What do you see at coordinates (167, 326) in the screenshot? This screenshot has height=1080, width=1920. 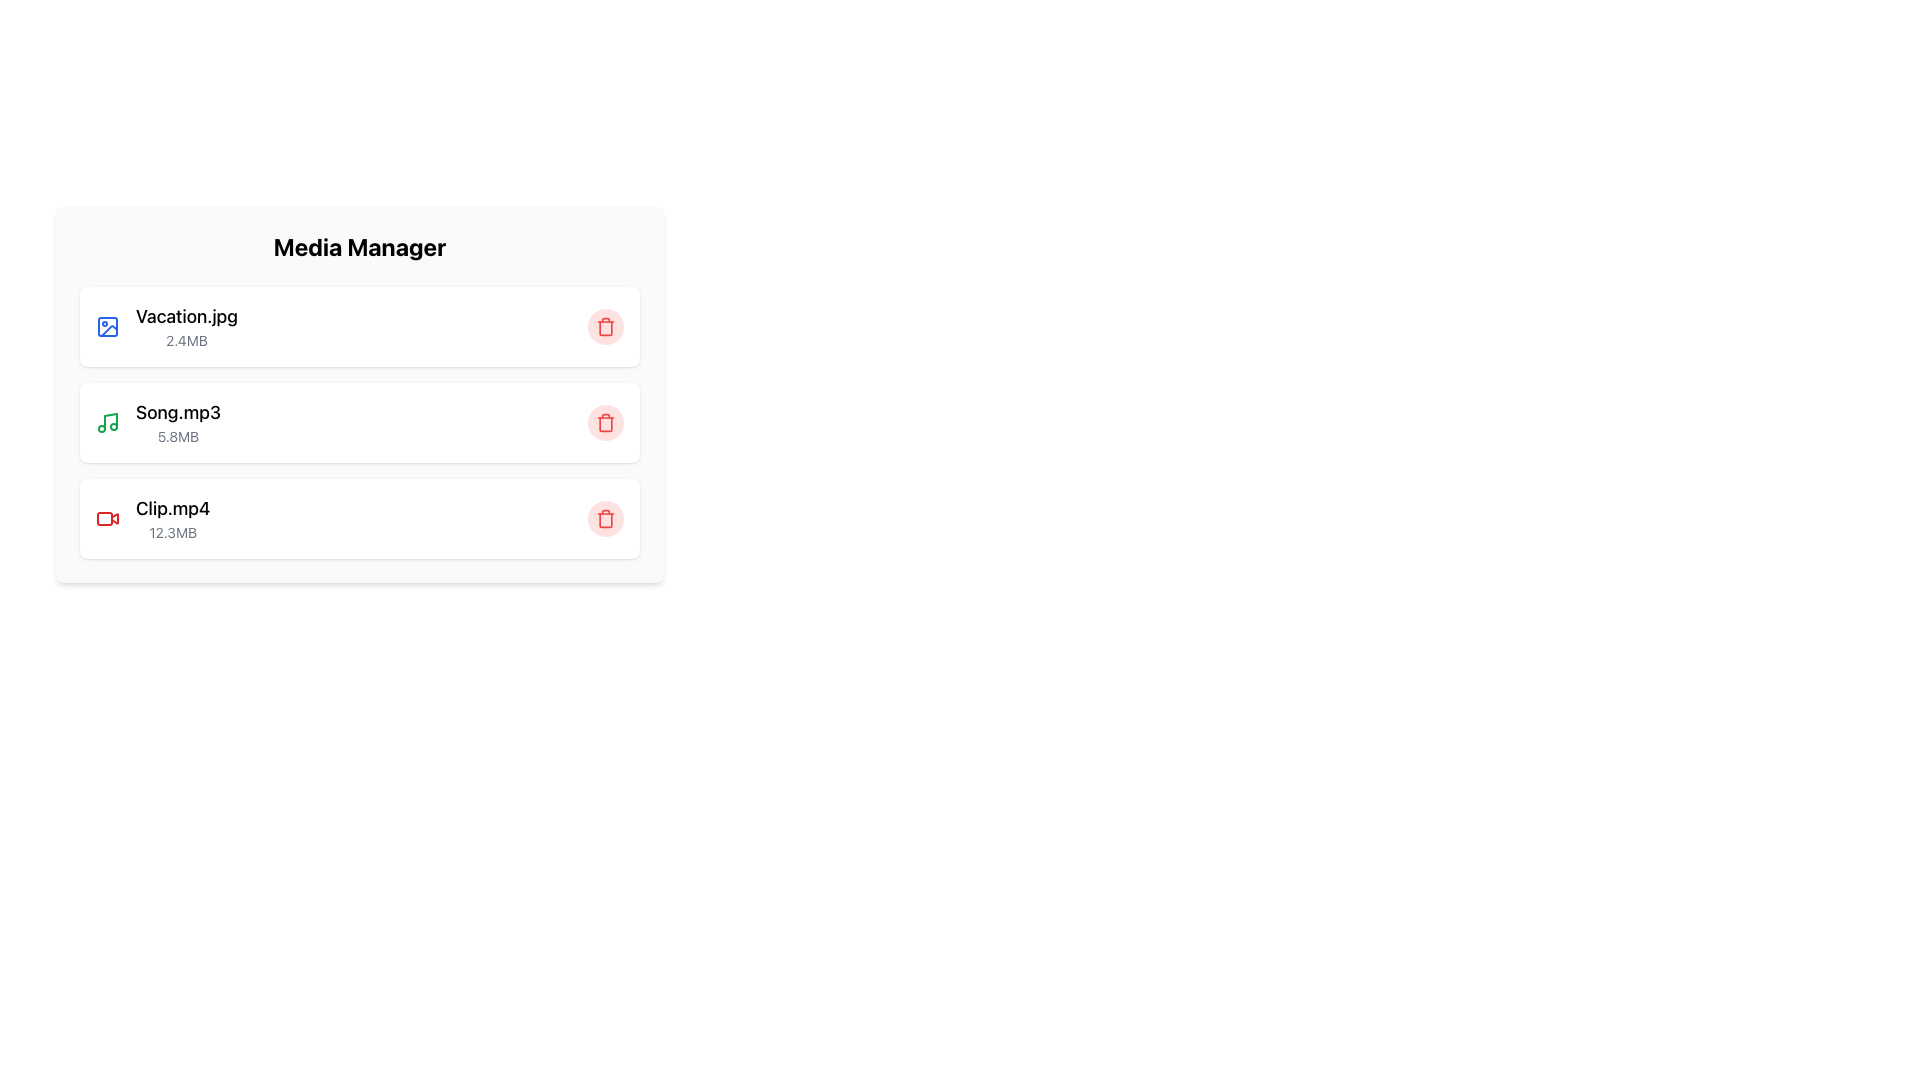 I see `to select the file item labeled 'Vacation.jpg' in the Media Manager interface, which is represented by a blue image icon and displays the file size '2.4MB'` at bounding box center [167, 326].